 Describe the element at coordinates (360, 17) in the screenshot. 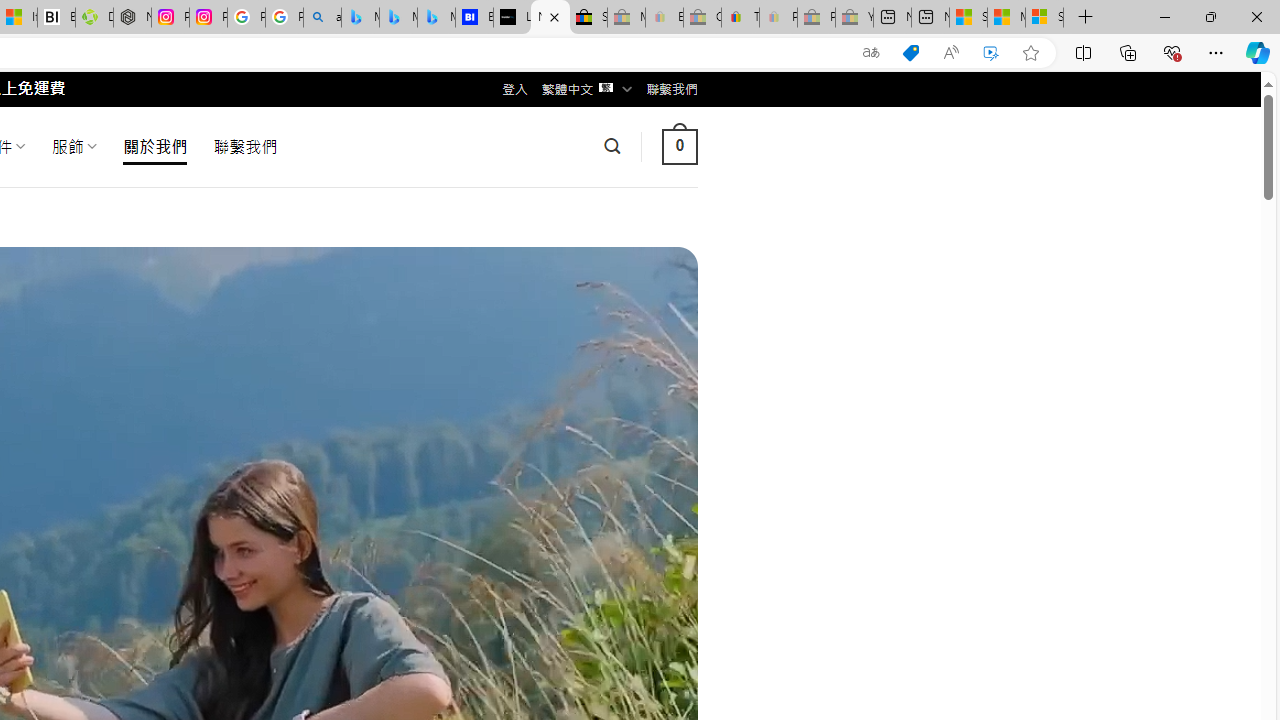

I see `'Microsoft Bing Travel - Flights from Hong Kong to Bangkok'` at that location.